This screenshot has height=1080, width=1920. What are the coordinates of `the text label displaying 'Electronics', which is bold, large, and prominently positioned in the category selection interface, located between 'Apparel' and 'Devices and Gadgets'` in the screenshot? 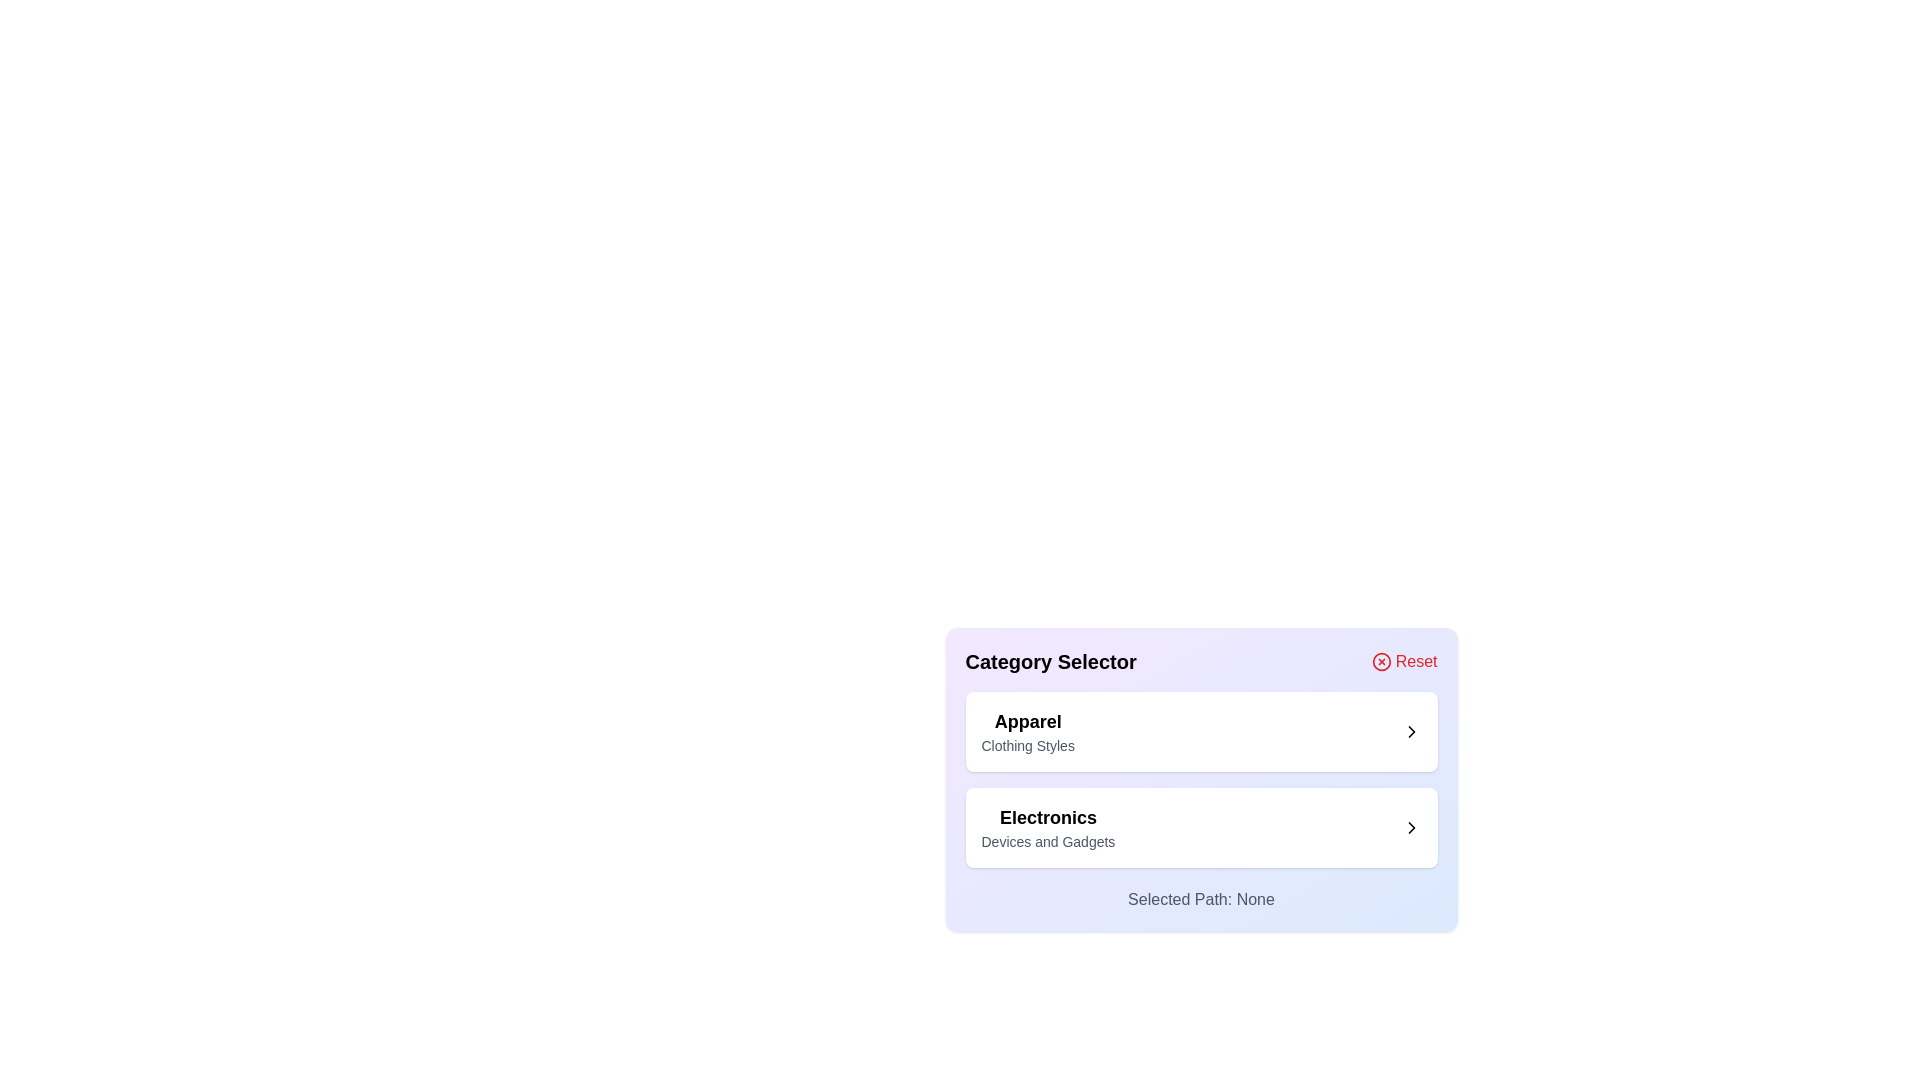 It's located at (1047, 817).